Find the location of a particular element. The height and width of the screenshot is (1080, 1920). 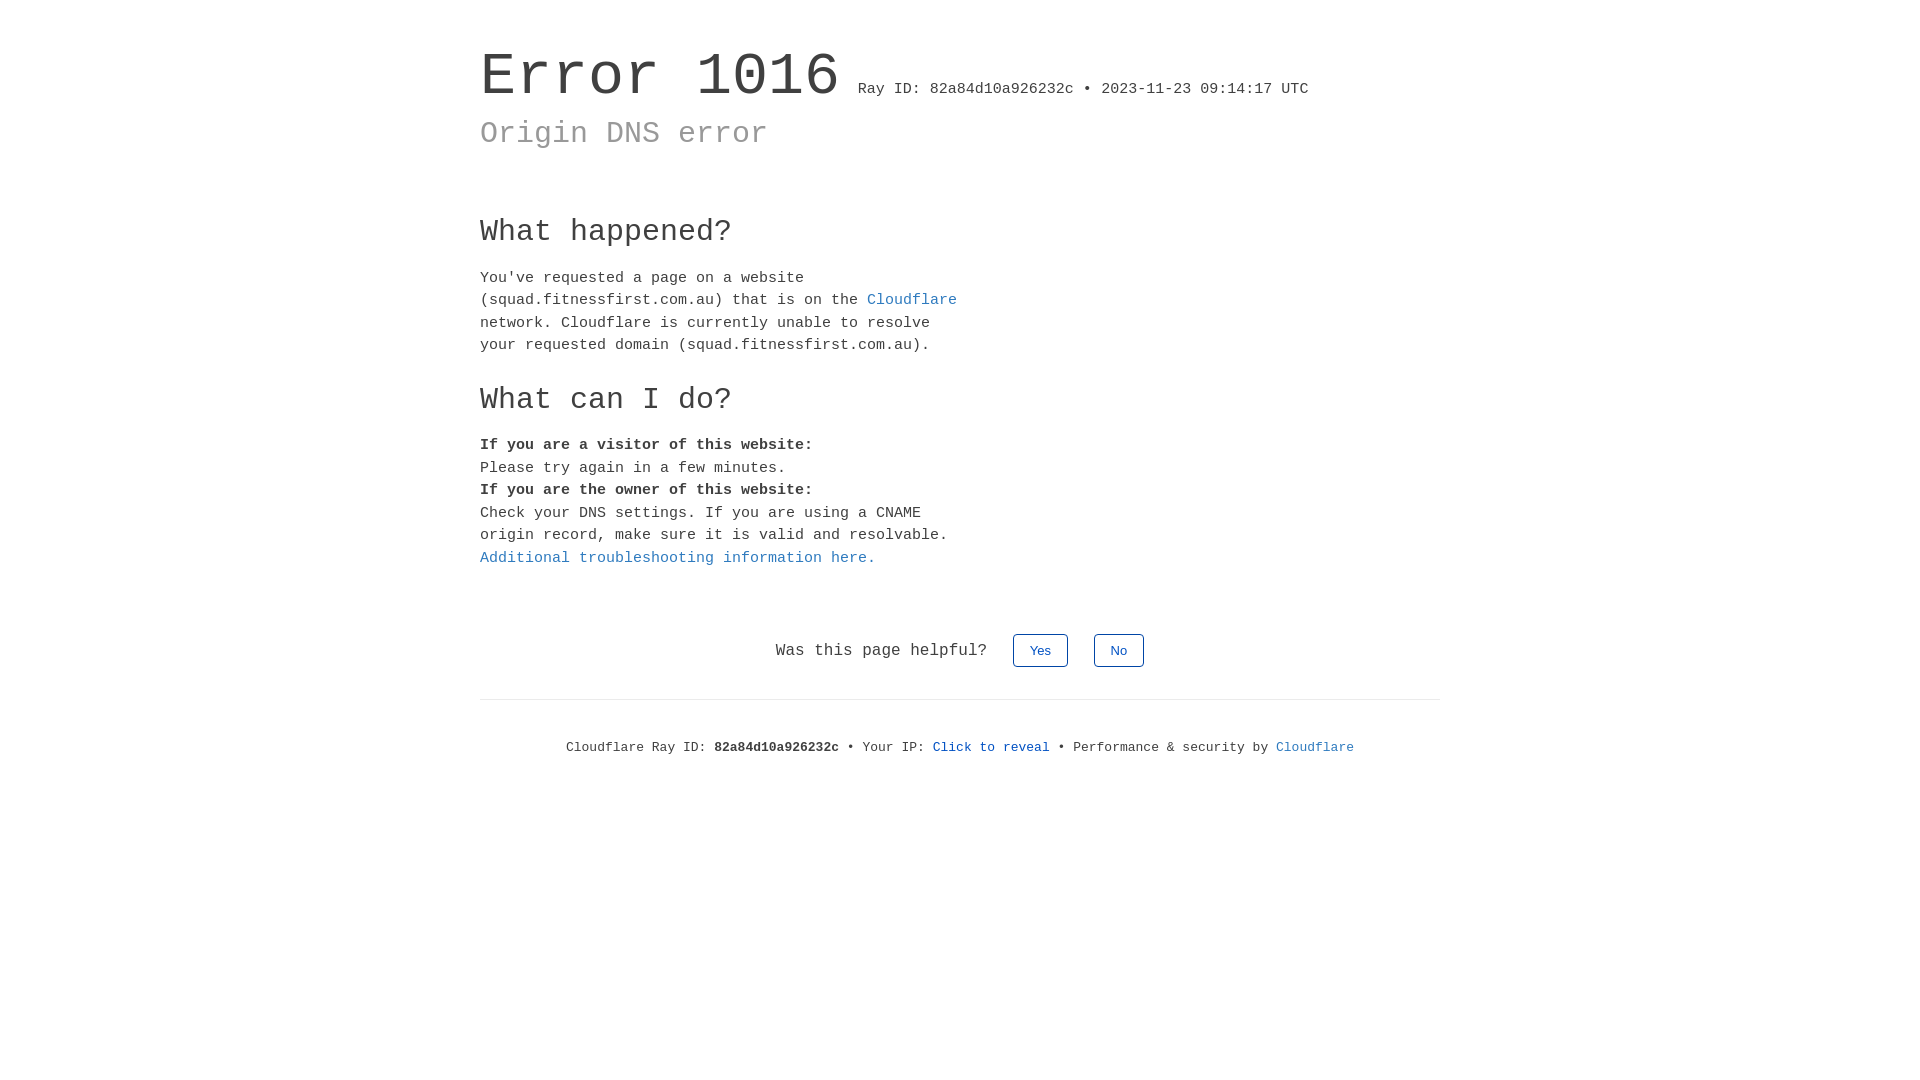

'Click to reveal' is located at coordinates (991, 747).